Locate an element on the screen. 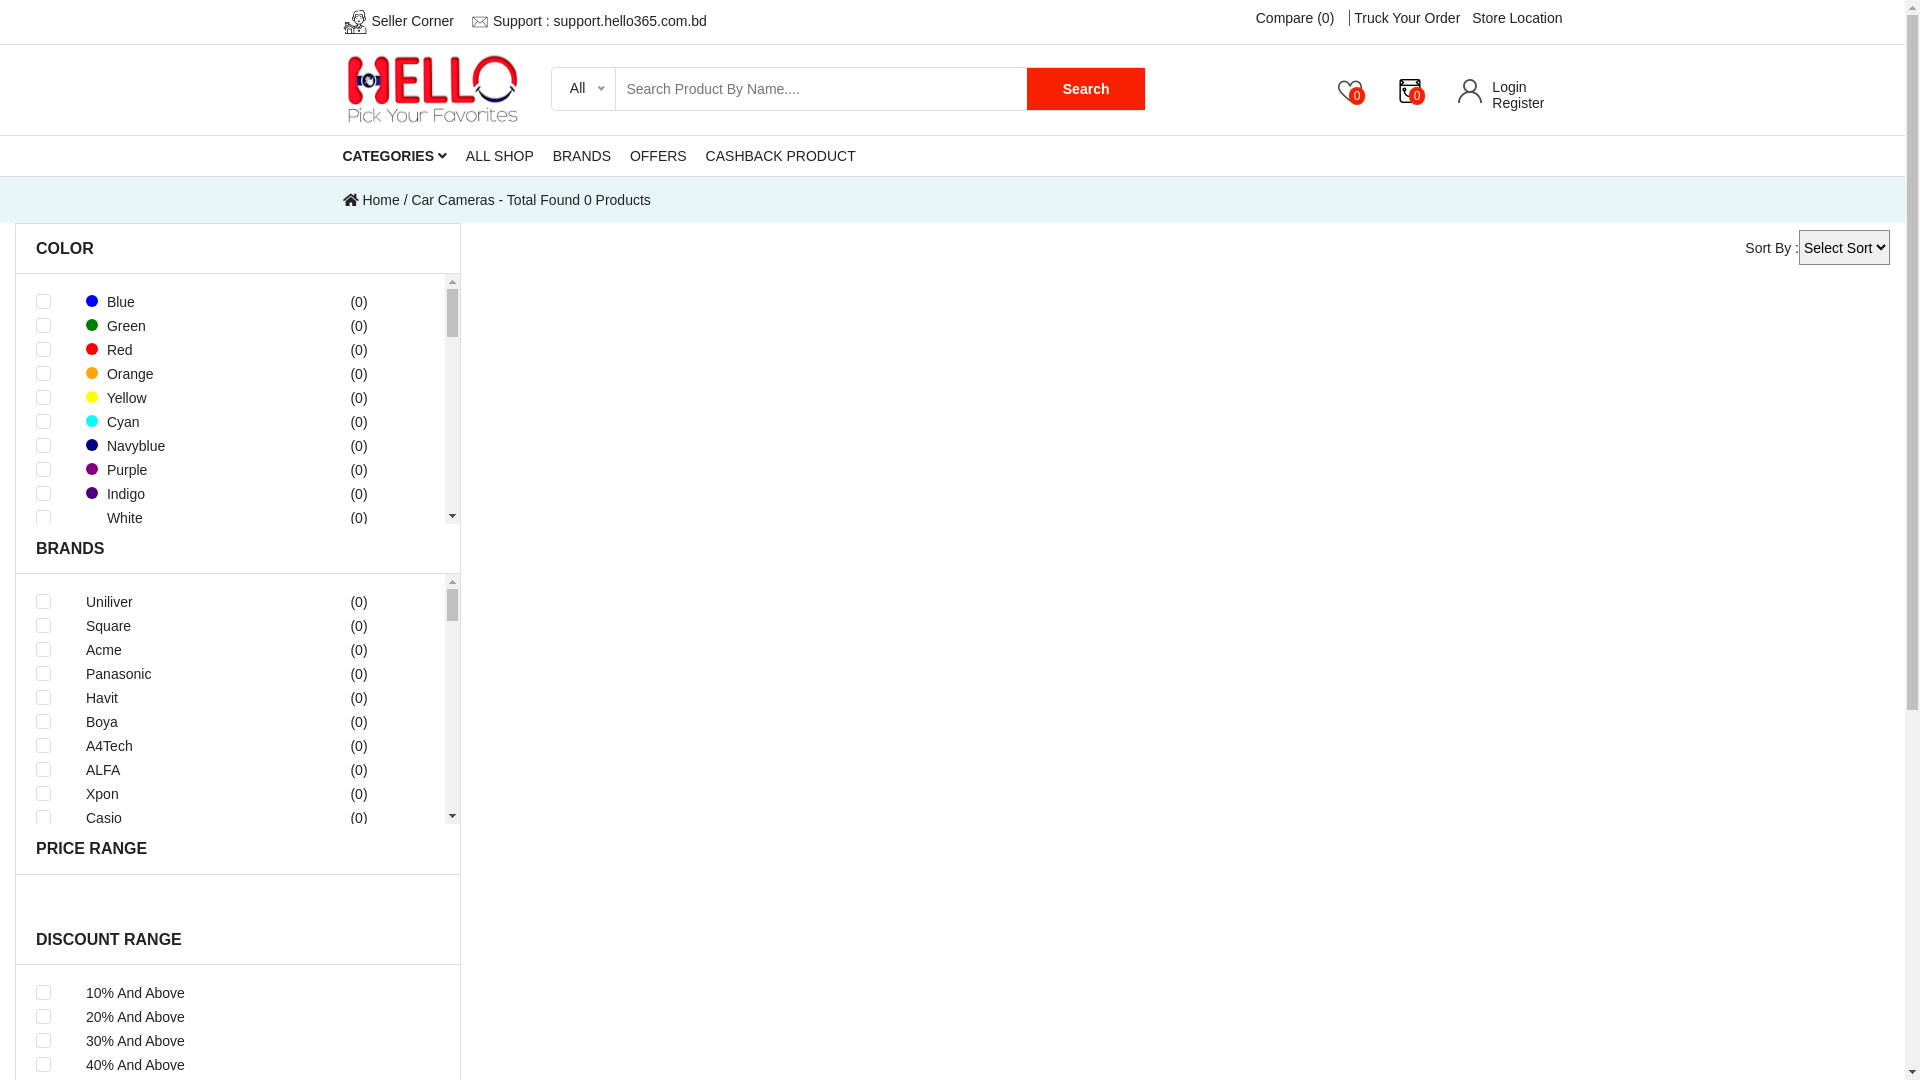 The width and height of the screenshot is (1920, 1080). 'Car Cameras' is located at coordinates (451, 200).